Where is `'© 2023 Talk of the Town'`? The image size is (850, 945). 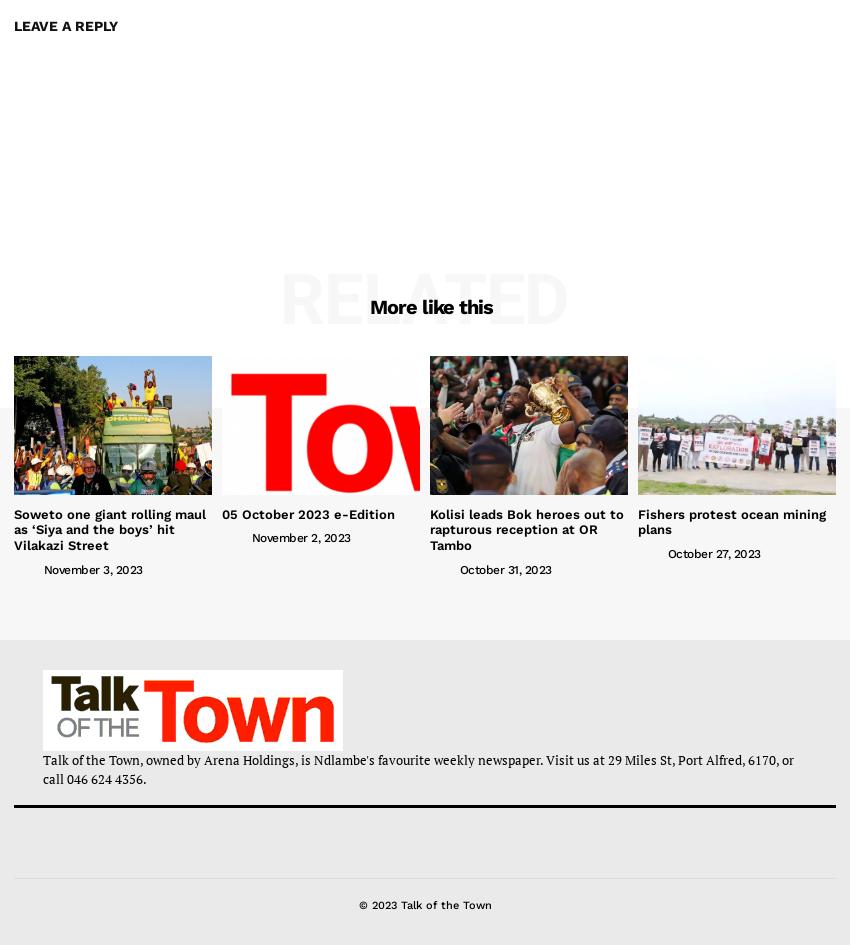 '© 2023 Talk of the Town' is located at coordinates (357, 903).